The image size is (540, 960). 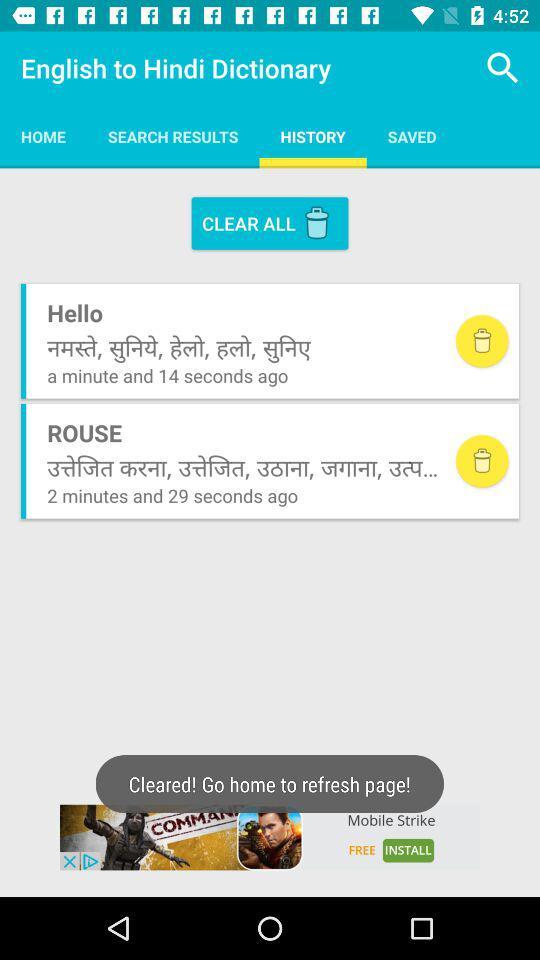 I want to click on delete entry, so click(x=481, y=341).